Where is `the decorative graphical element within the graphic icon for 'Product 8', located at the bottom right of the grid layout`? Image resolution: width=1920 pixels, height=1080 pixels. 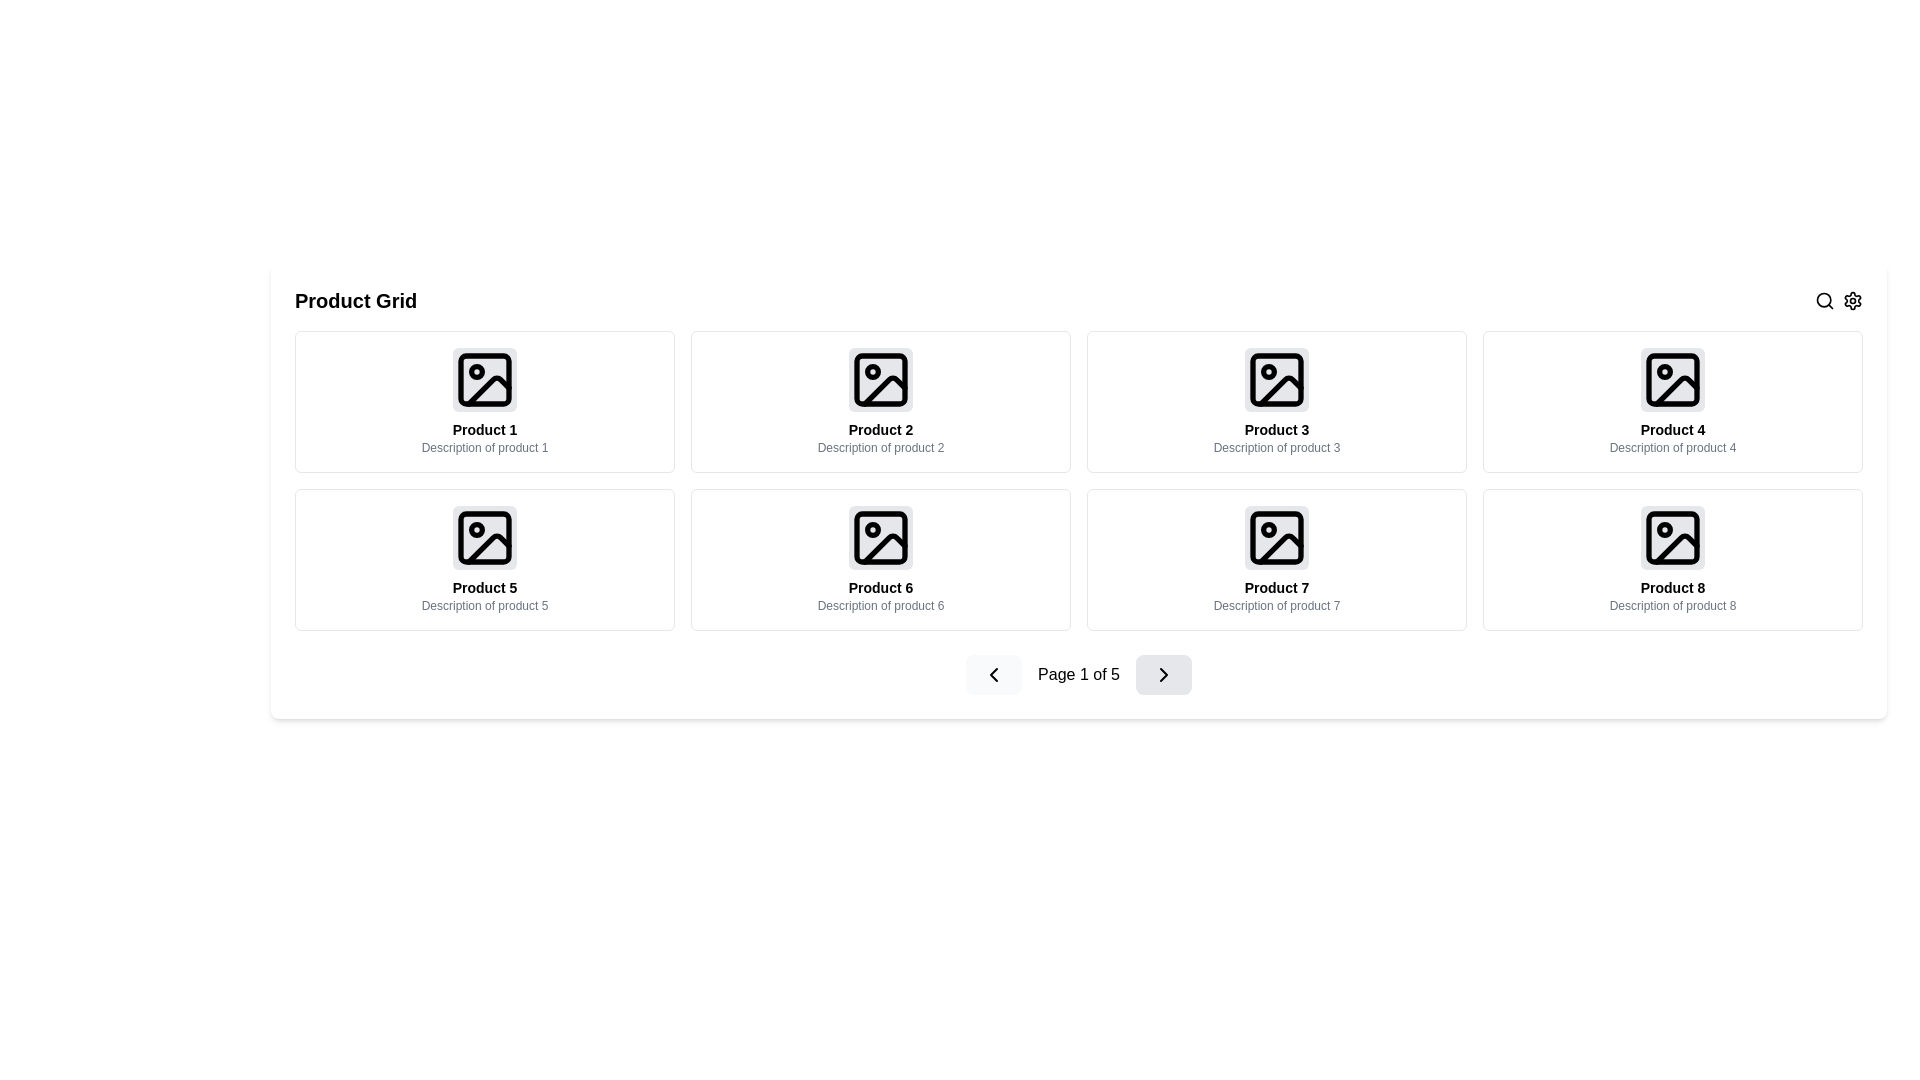
the decorative graphical element within the graphic icon for 'Product 8', located at the bottom right of the grid layout is located at coordinates (1676, 548).